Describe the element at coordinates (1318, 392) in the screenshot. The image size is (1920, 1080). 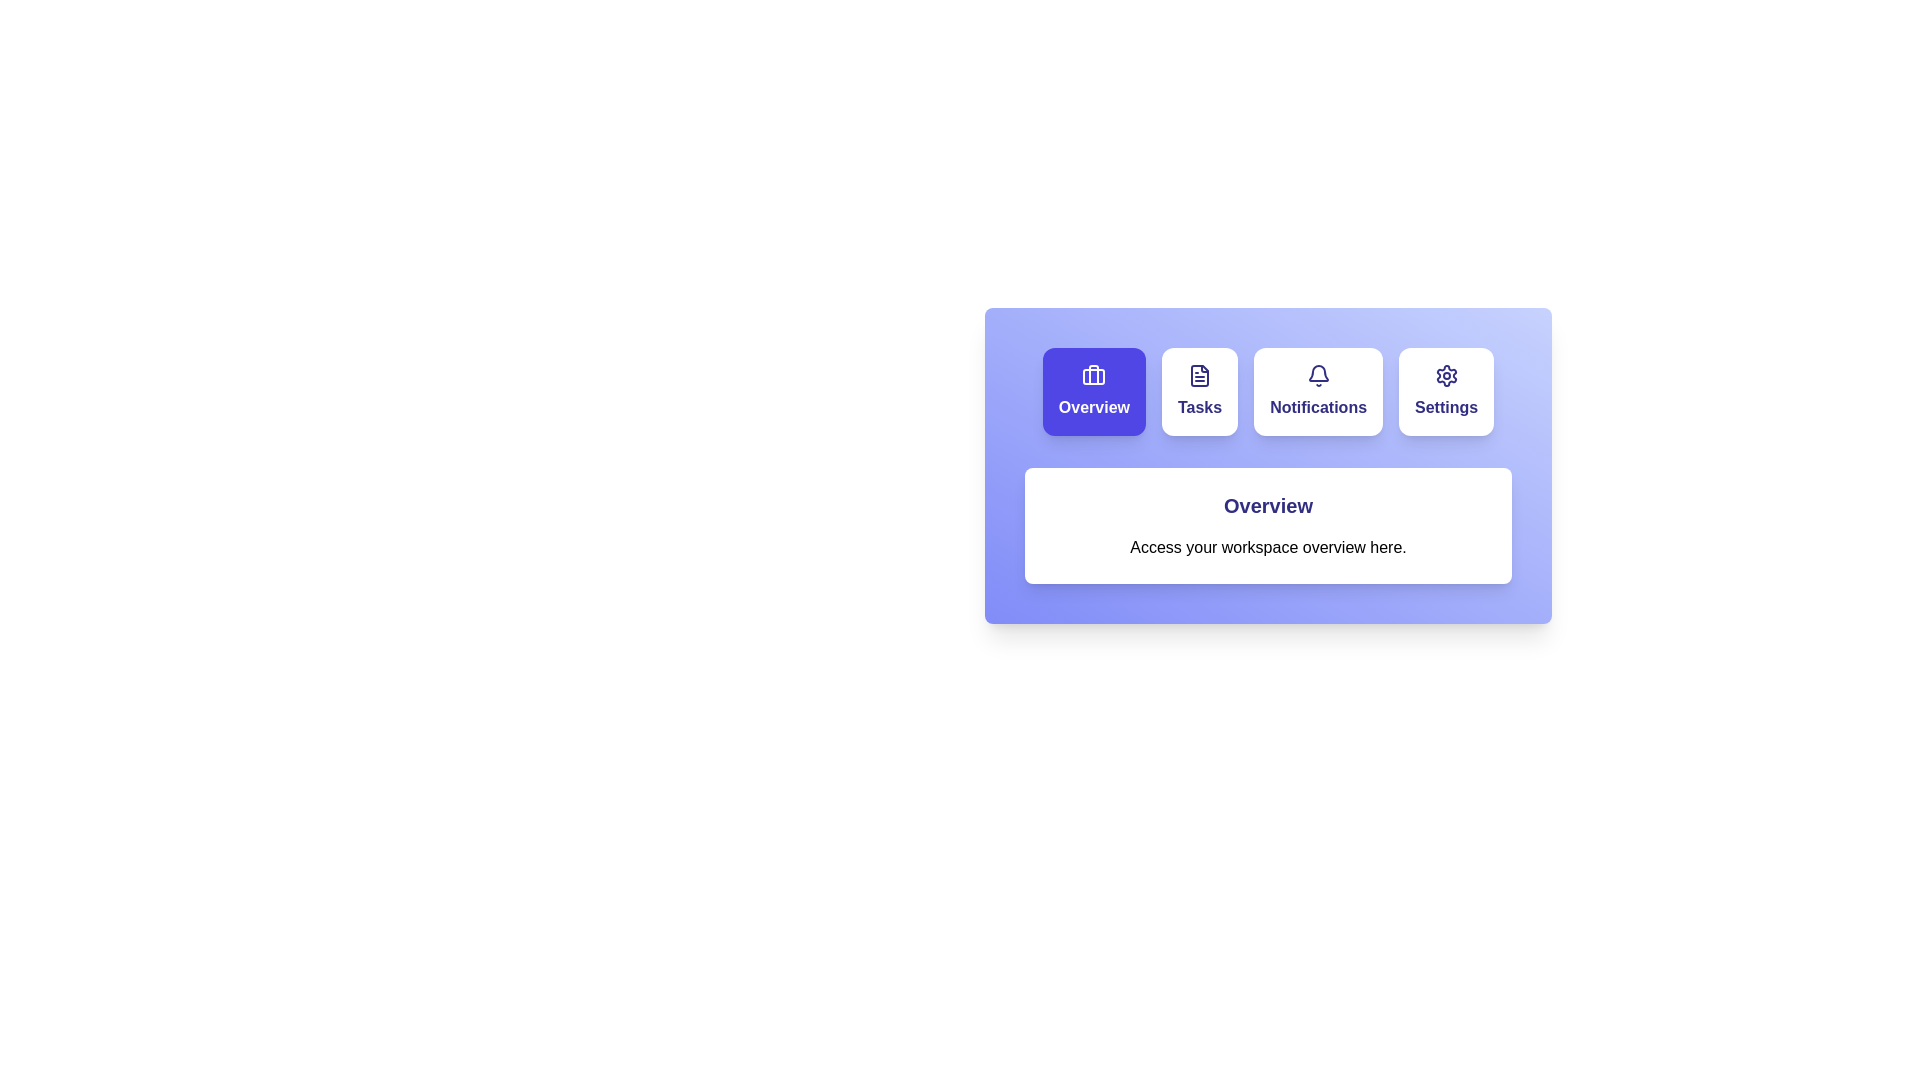
I see `the Notifications tab by clicking on it` at that location.